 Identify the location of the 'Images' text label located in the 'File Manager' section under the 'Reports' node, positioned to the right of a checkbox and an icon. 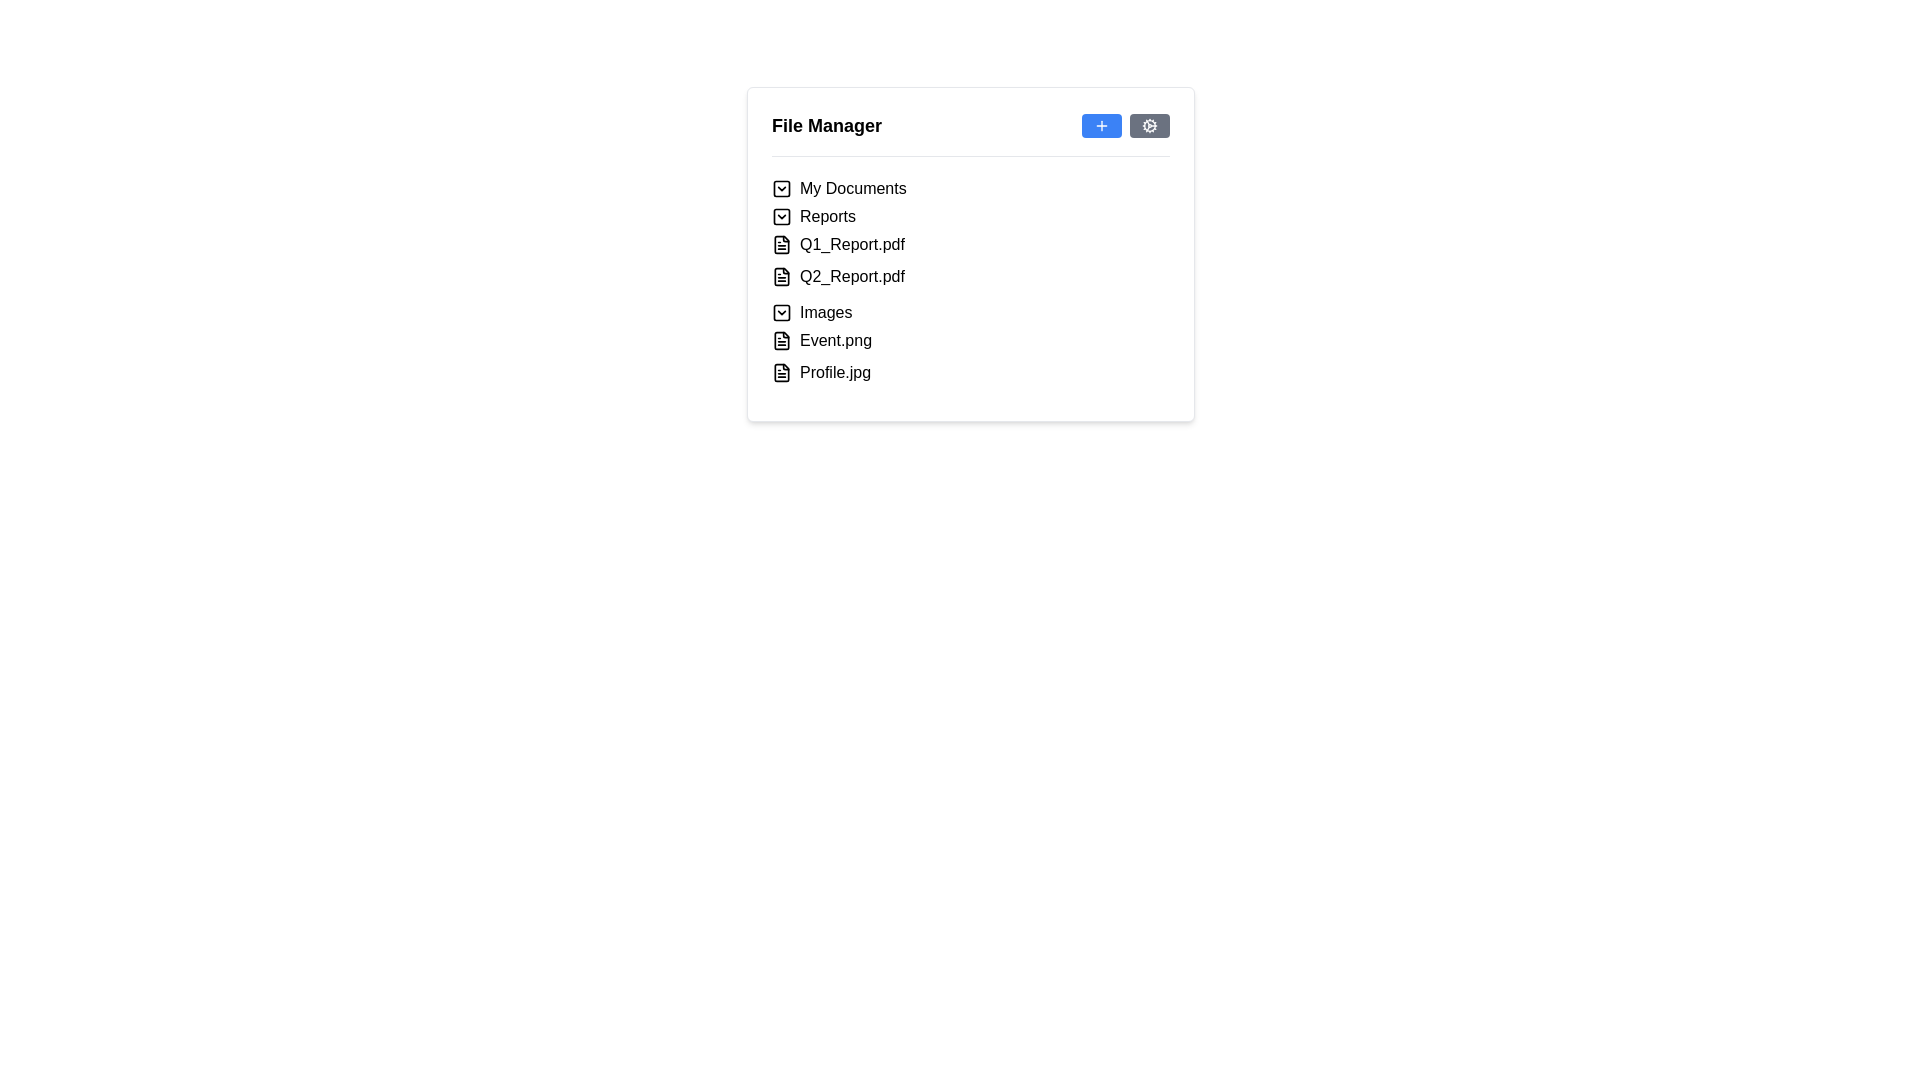
(825, 312).